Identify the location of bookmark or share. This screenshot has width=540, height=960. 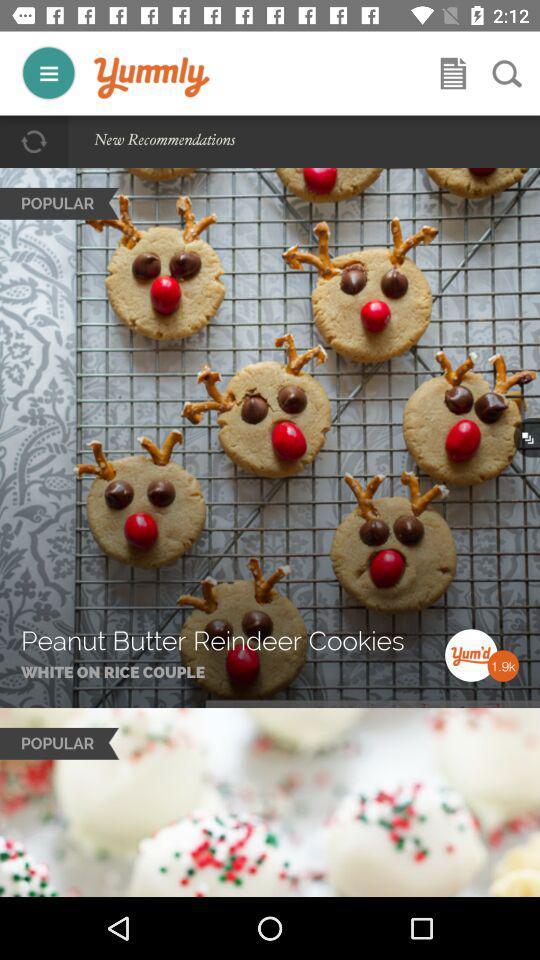
(453, 73).